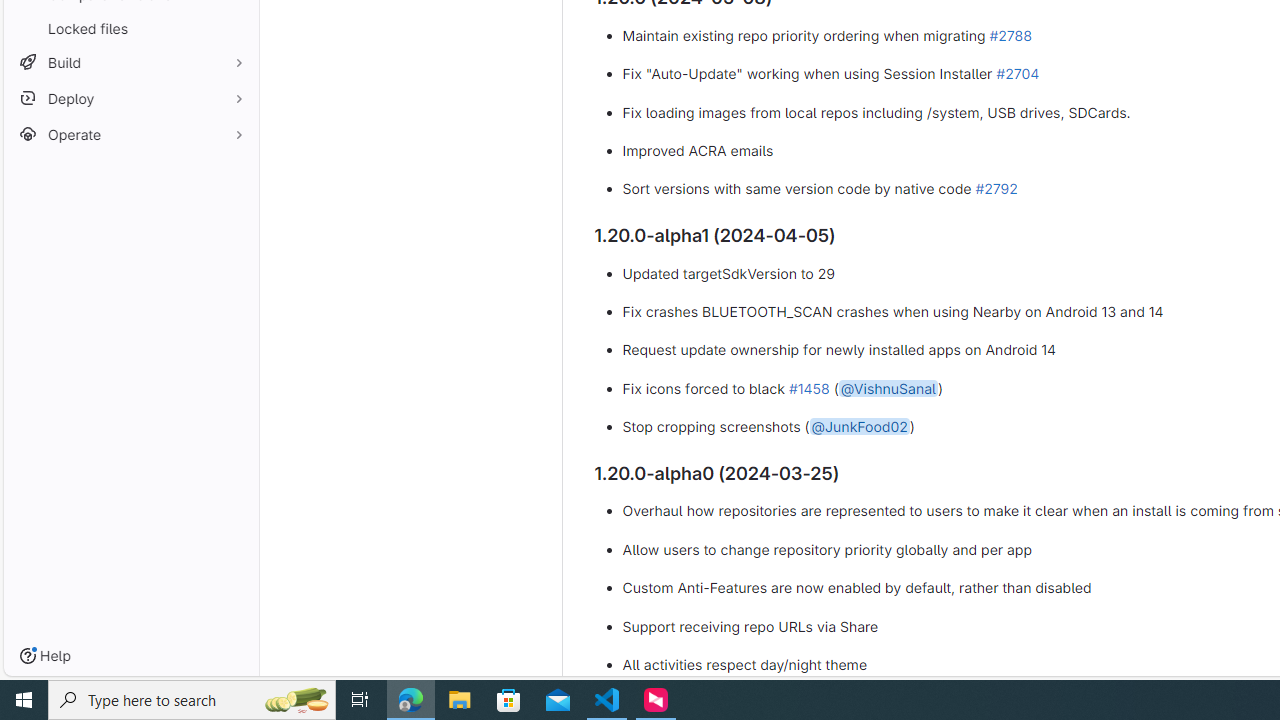  What do you see at coordinates (130, 98) in the screenshot?
I see `'Deploy'` at bounding box center [130, 98].